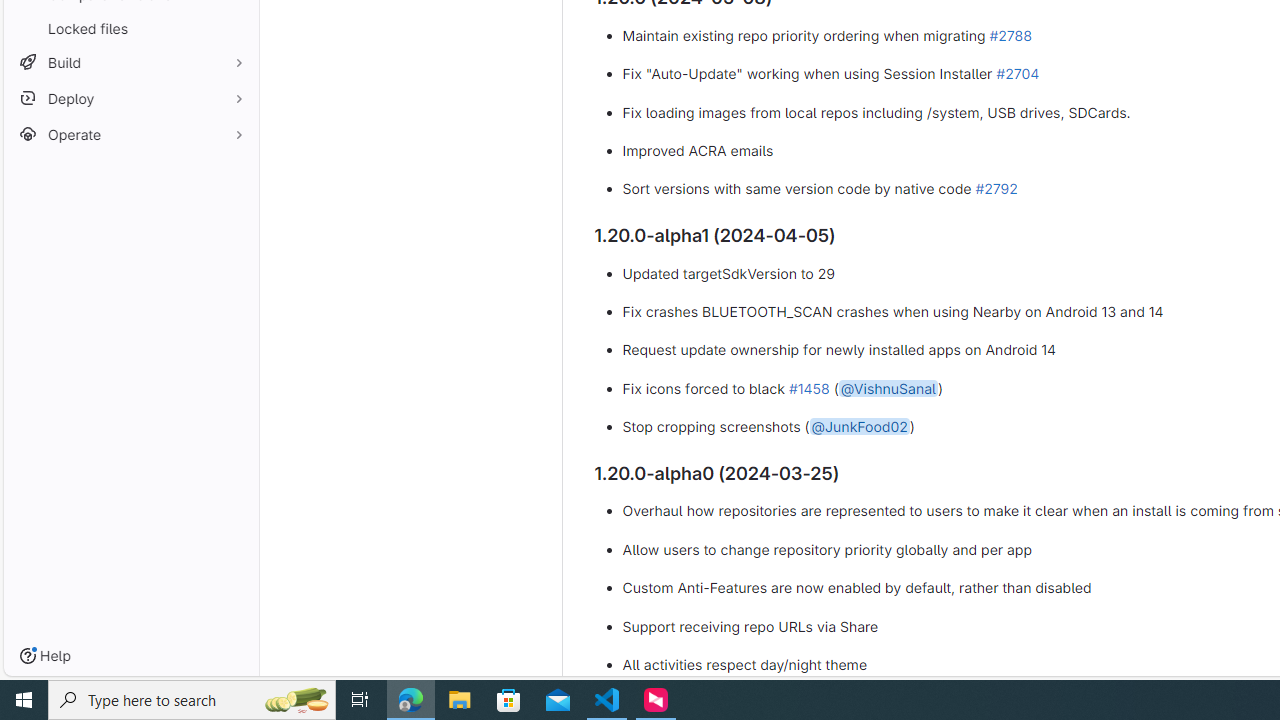  What do you see at coordinates (130, 98) in the screenshot?
I see `'Deploy'` at bounding box center [130, 98].